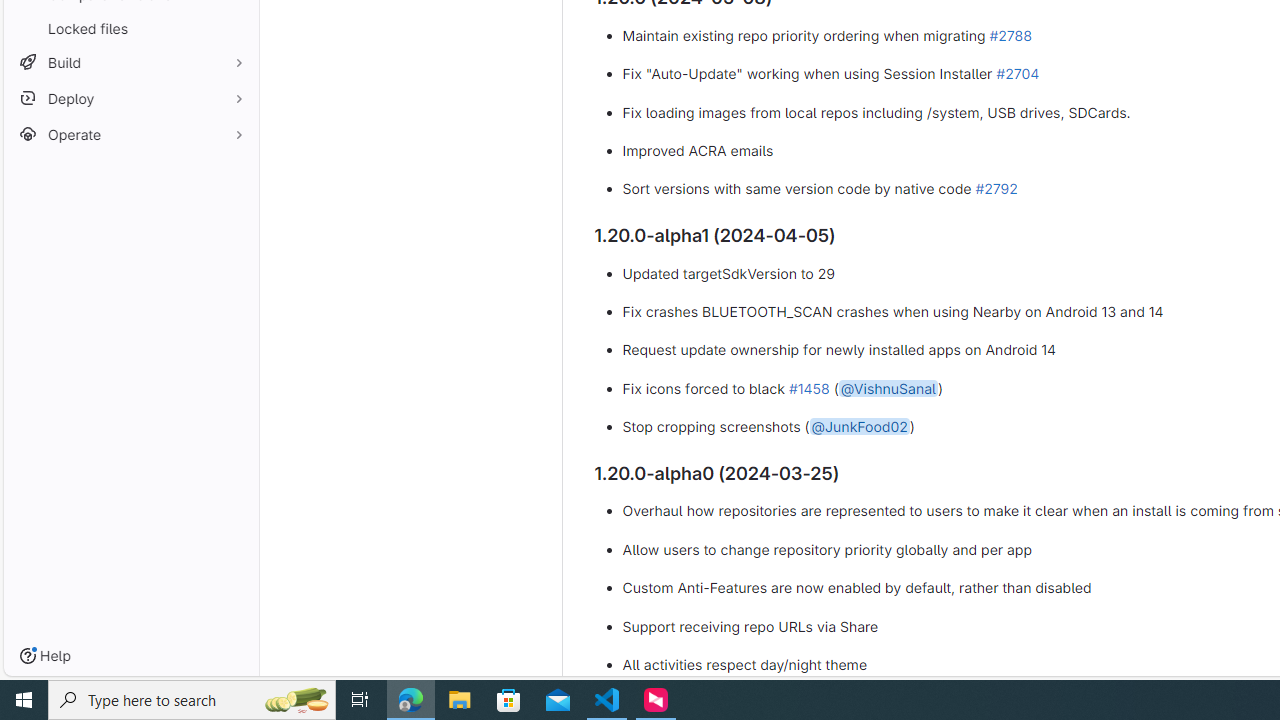  What do you see at coordinates (130, 98) in the screenshot?
I see `'Deploy'` at bounding box center [130, 98].